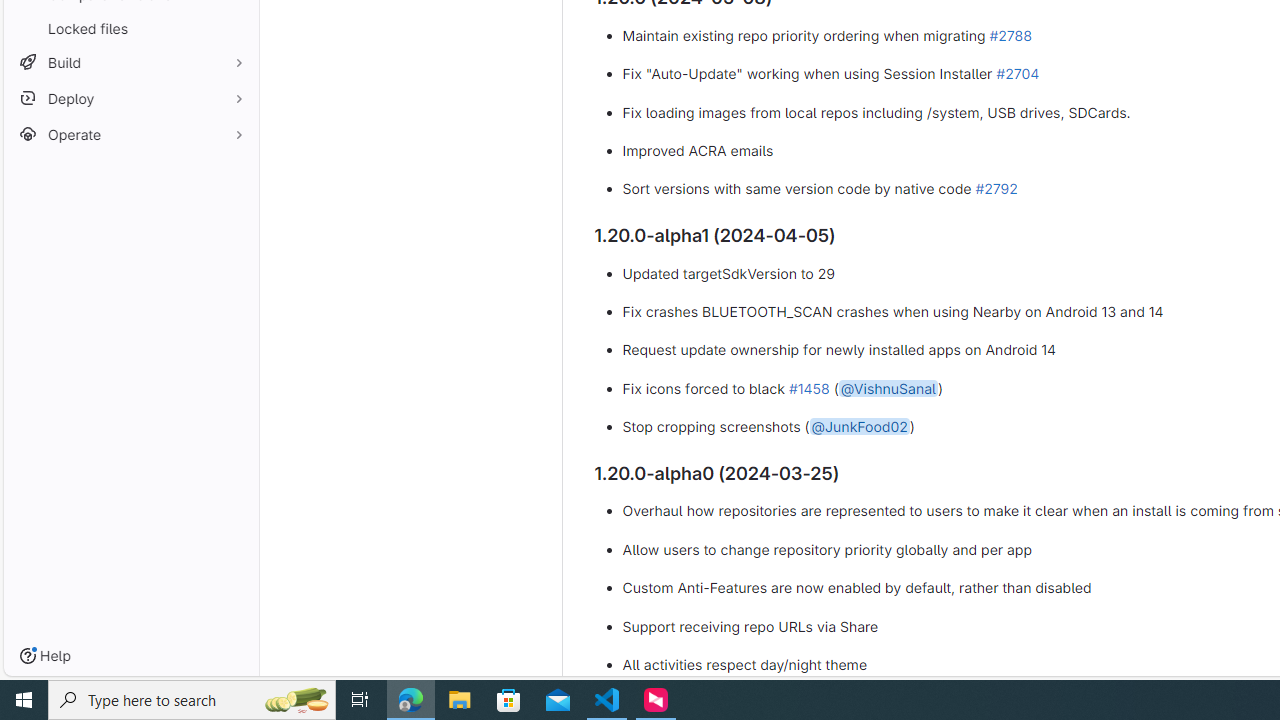  What do you see at coordinates (130, 98) in the screenshot?
I see `'Deploy'` at bounding box center [130, 98].